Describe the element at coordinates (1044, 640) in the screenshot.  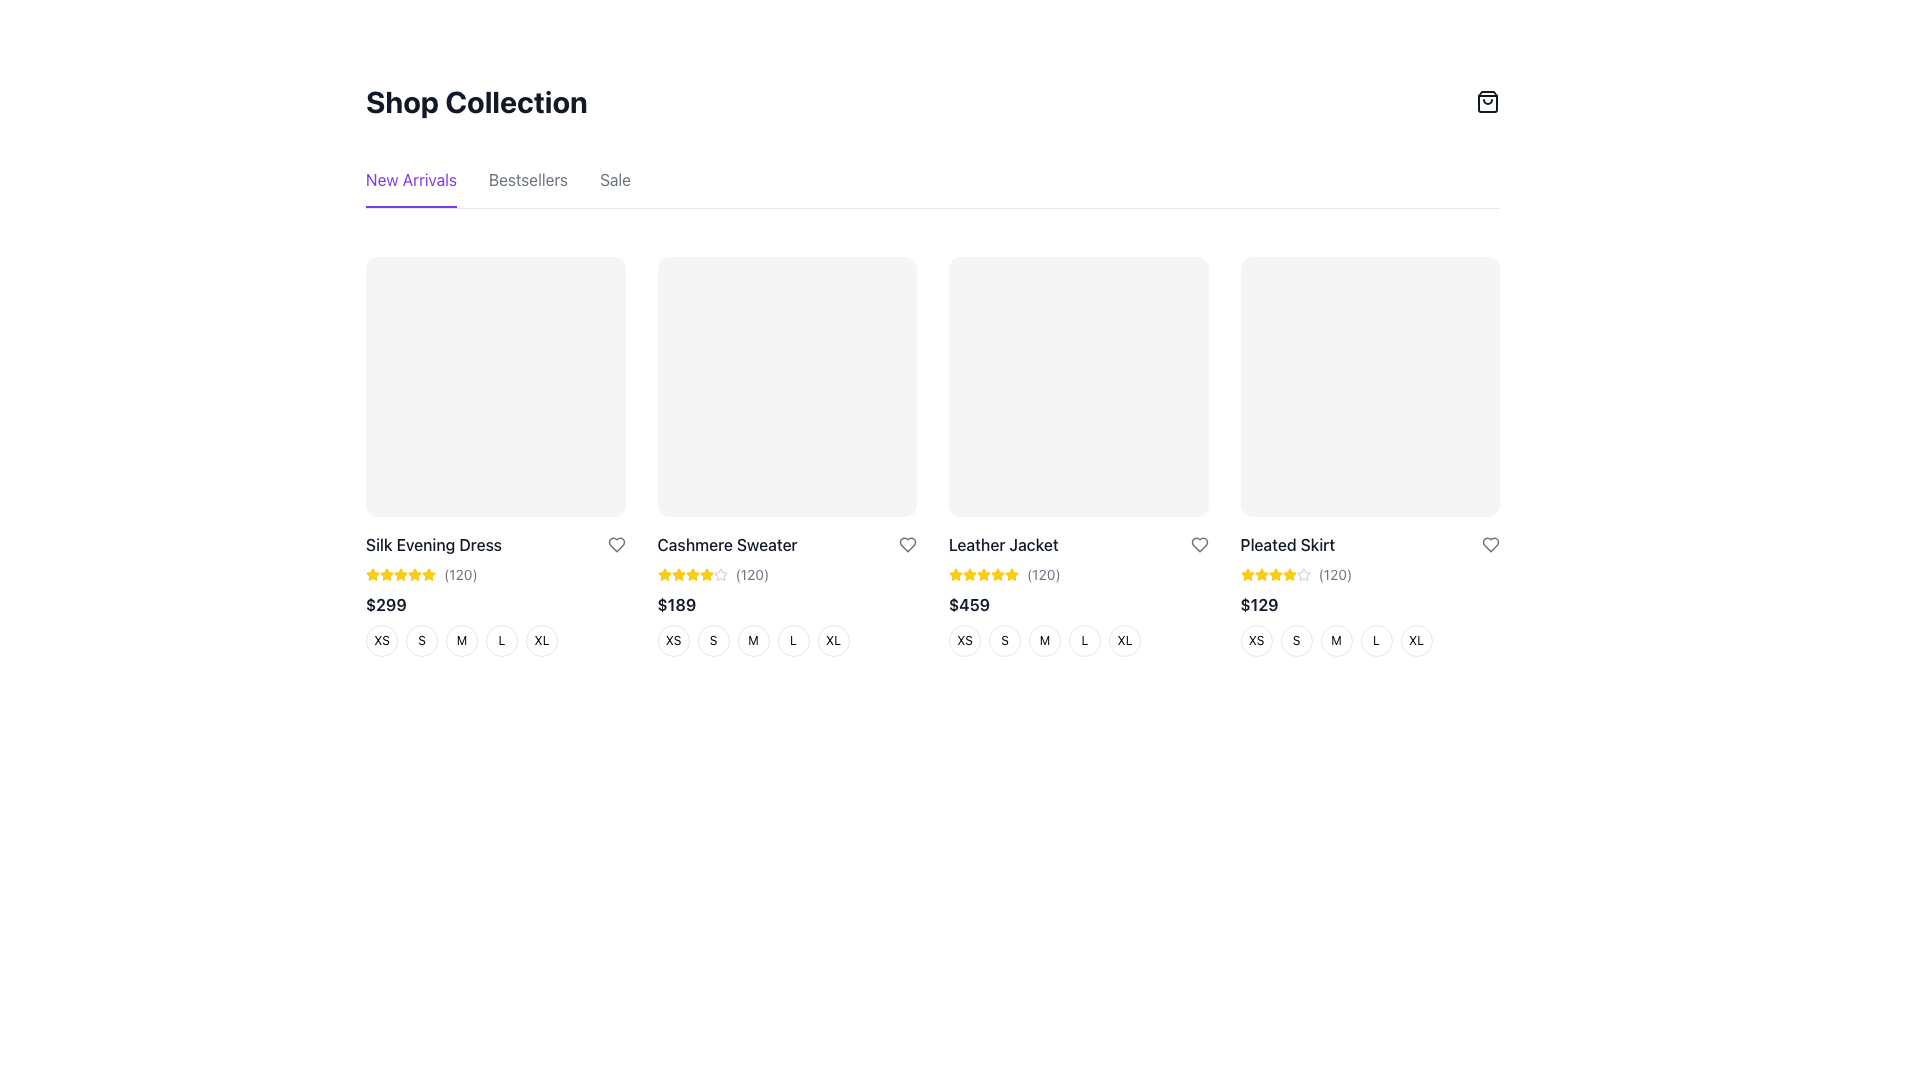
I see `the circular button with a light gray border containing the letter 'M', which is the third button in the size options for the 'Leather Jacket' located below the price section` at that location.